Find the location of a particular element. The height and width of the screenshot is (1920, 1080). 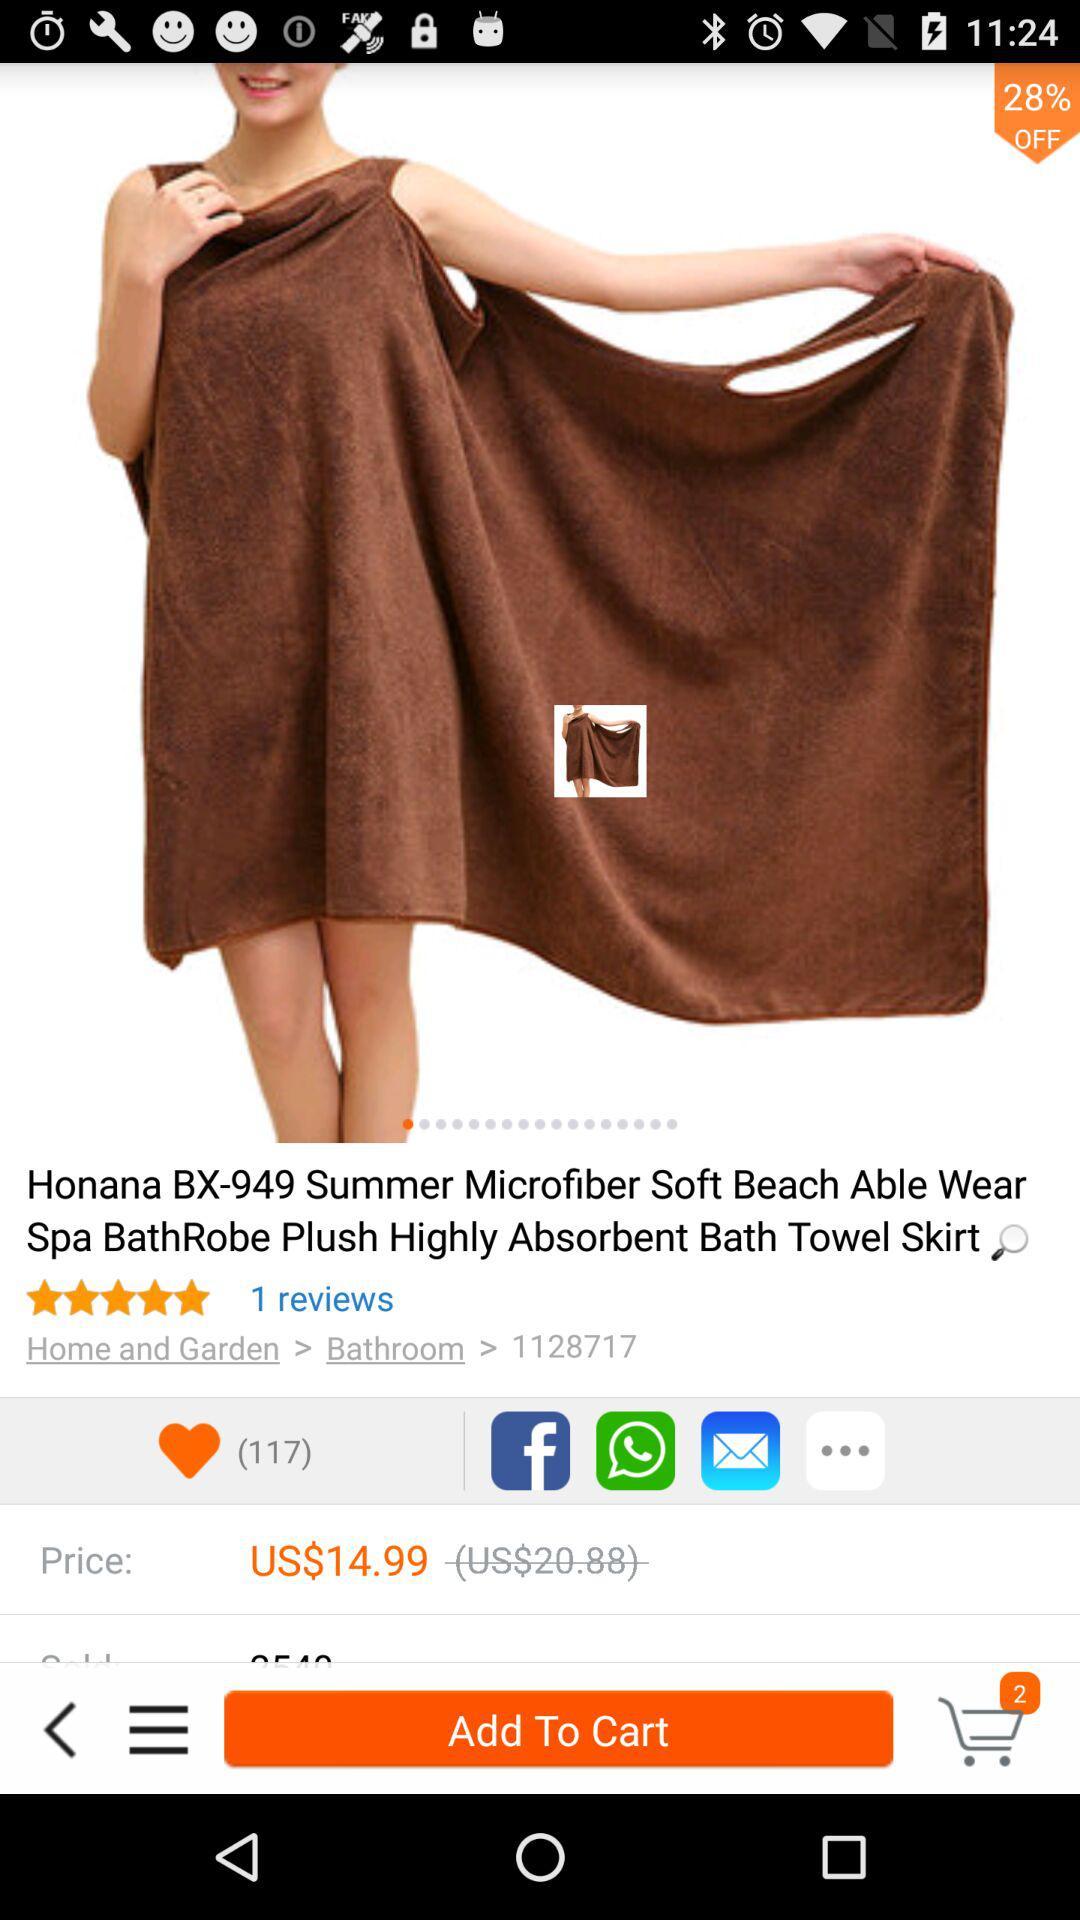

email button is located at coordinates (740, 1450).